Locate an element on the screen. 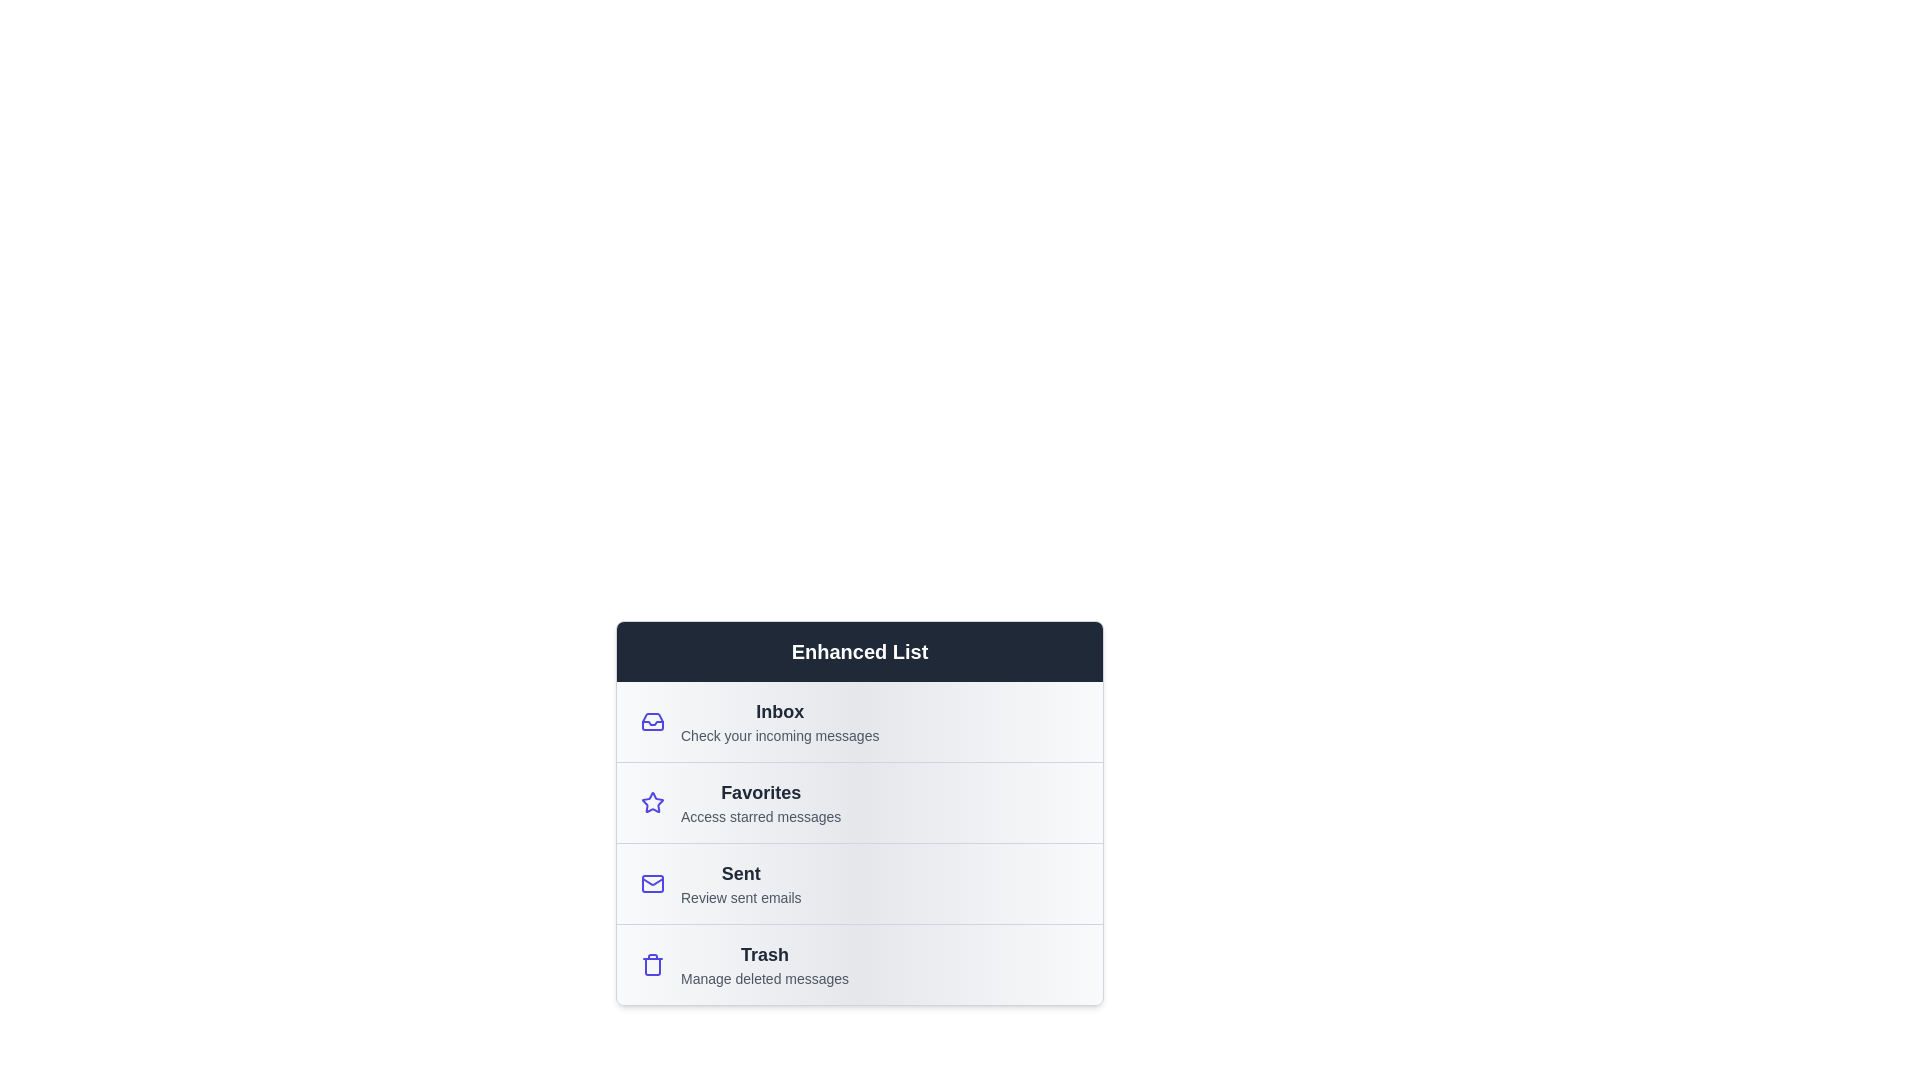 The height and width of the screenshot is (1080, 1920). the envelope icon with a blue border located to the left of the 'Sent' text in the 'Enhanced List' interface is located at coordinates (652, 882).